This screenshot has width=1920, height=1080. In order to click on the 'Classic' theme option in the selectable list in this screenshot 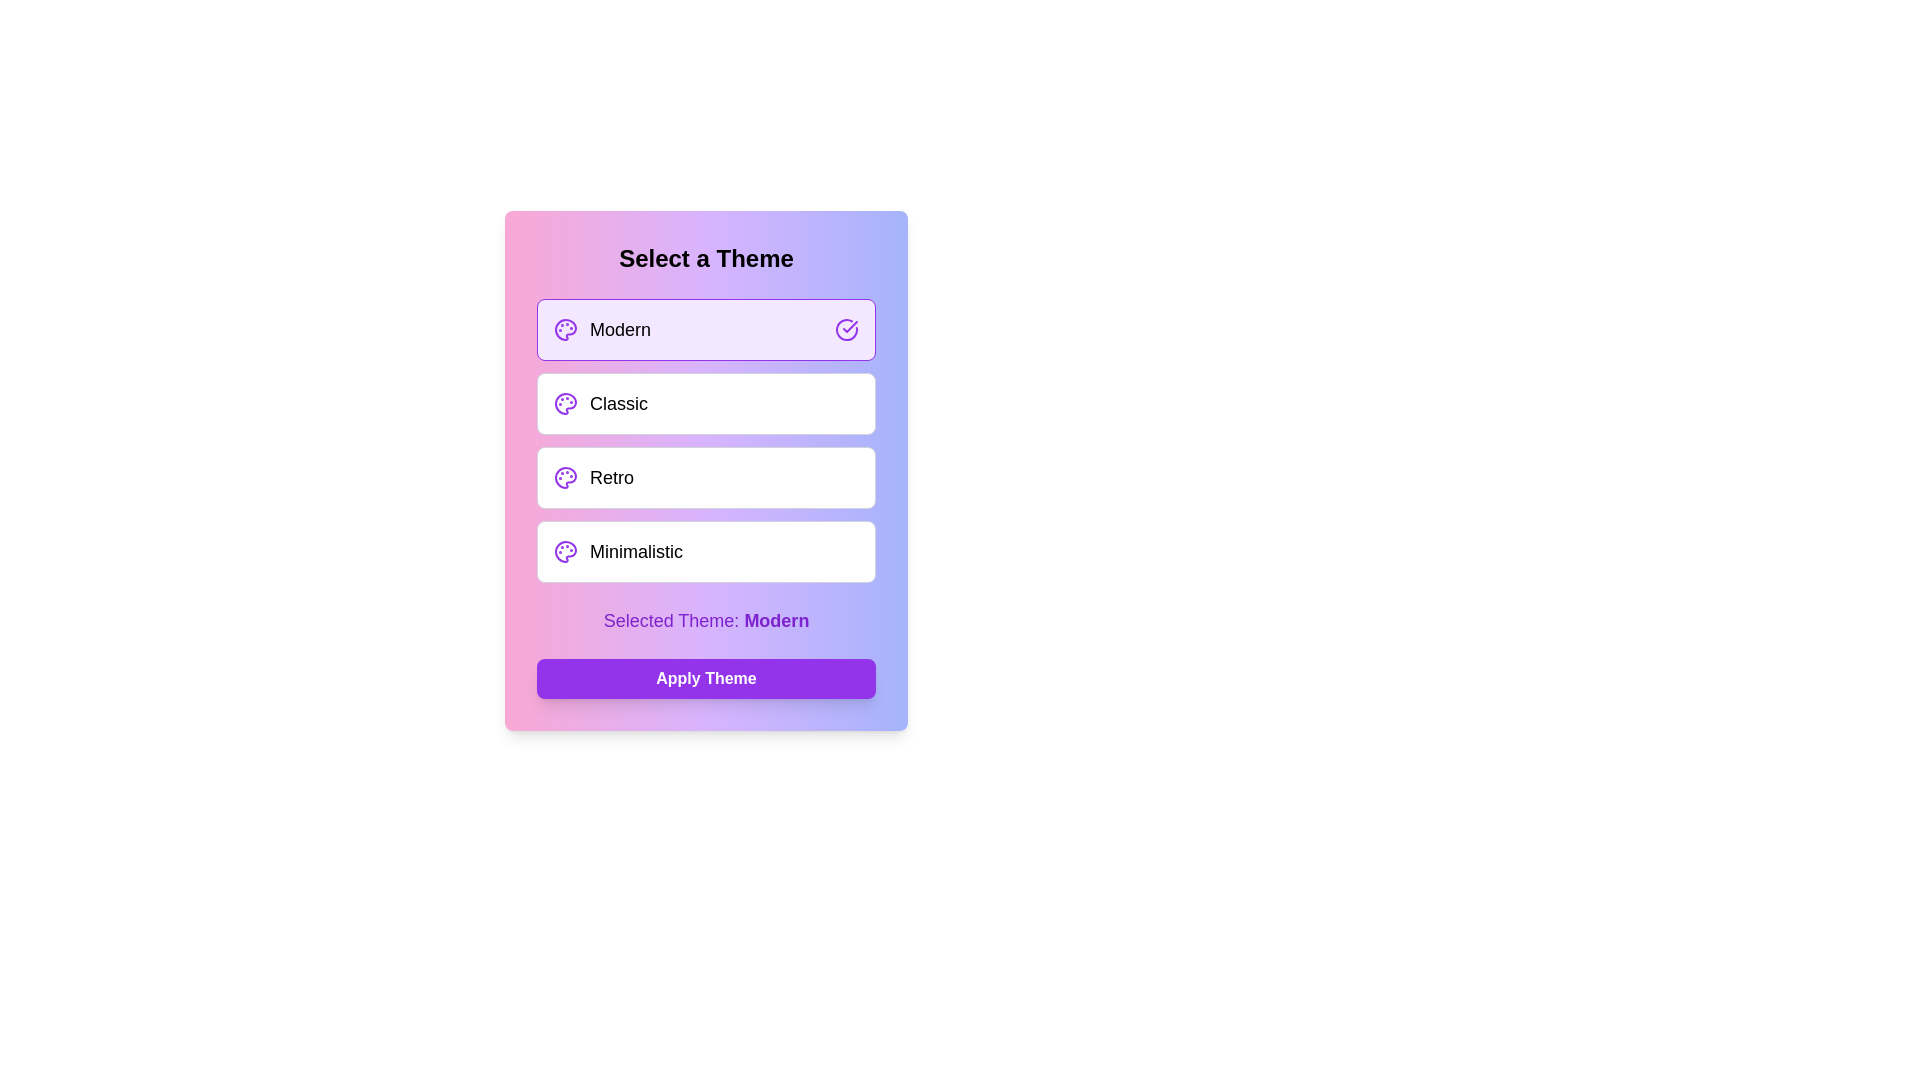, I will do `click(706, 439)`.